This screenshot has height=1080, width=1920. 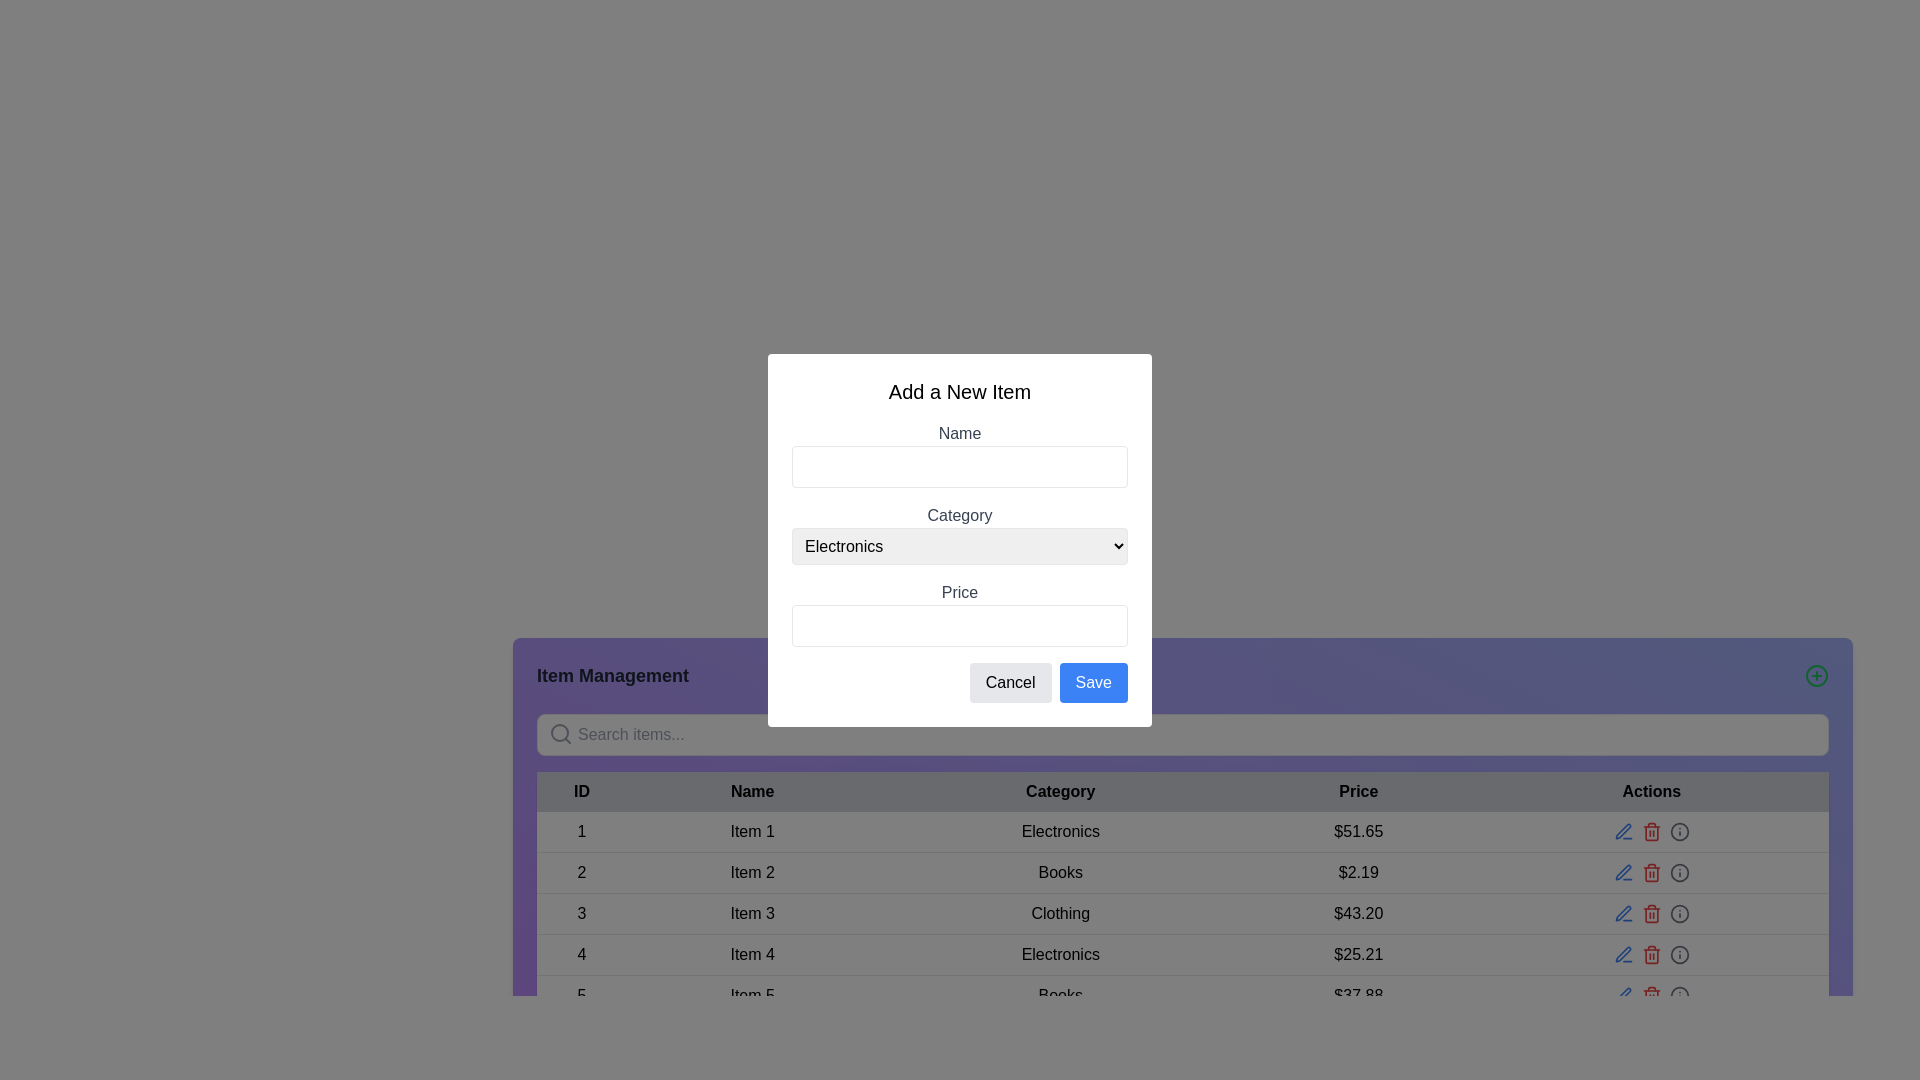 I want to click on the Text label that indicates the field for entering the price of the item being added, positioned near the bottom of the 'Add a New Item' form modal, above the price input field, so click(x=960, y=591).